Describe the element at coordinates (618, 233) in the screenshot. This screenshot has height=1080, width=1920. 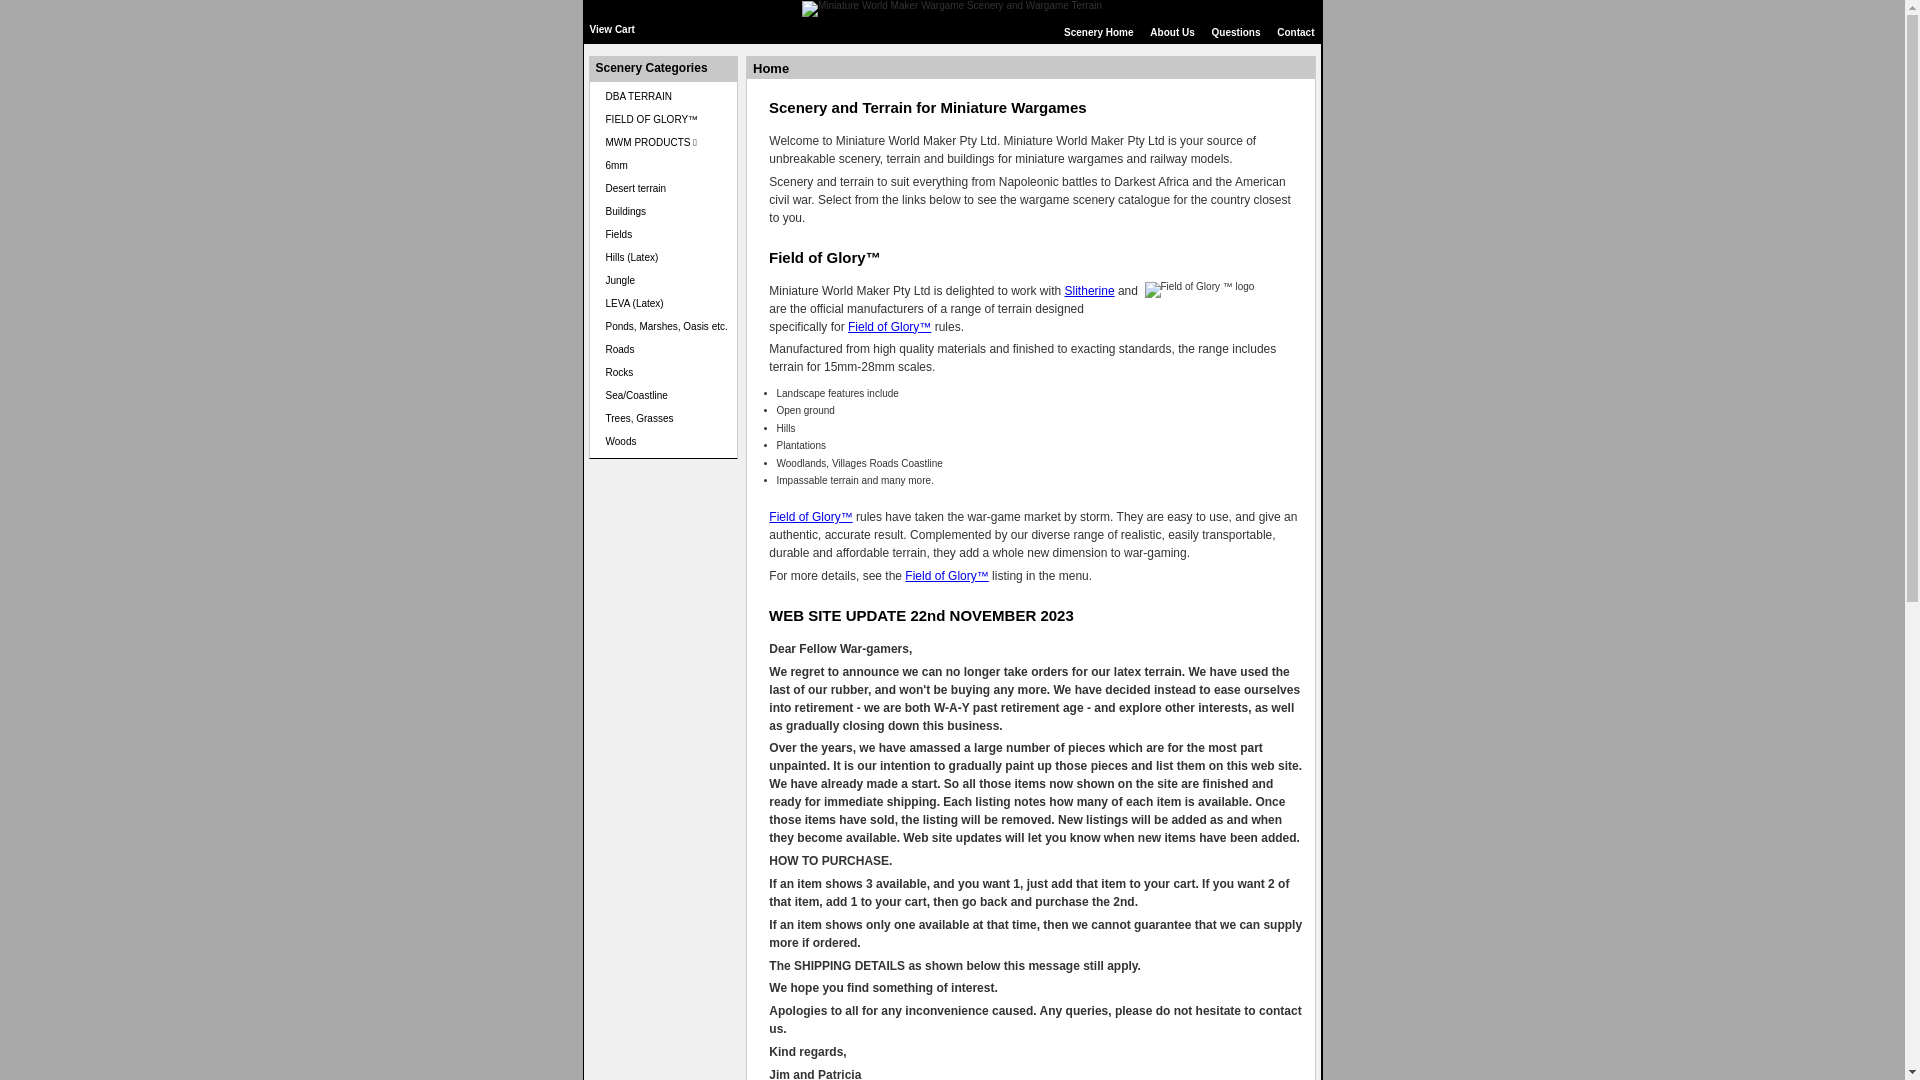
I see `'Fields'` at that location.